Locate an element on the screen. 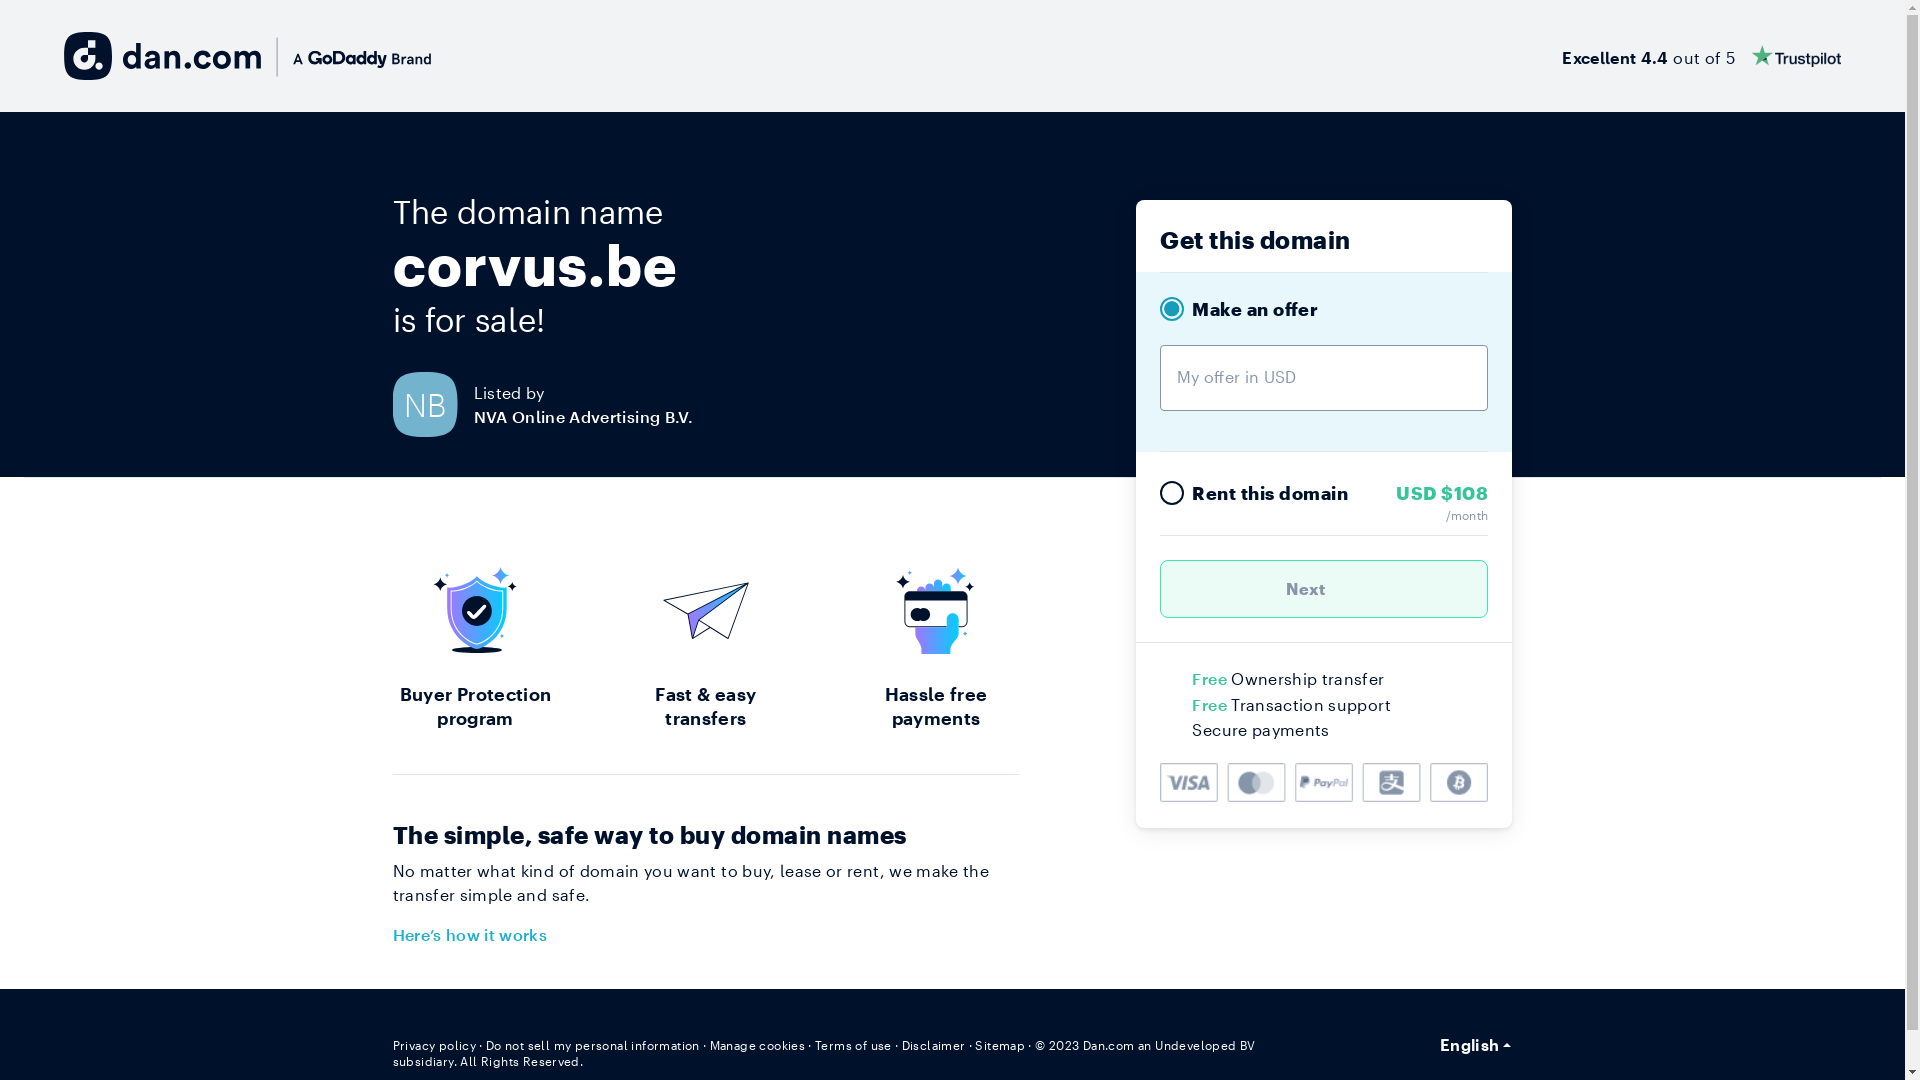  'Next is located at coordinates (1324, 588).